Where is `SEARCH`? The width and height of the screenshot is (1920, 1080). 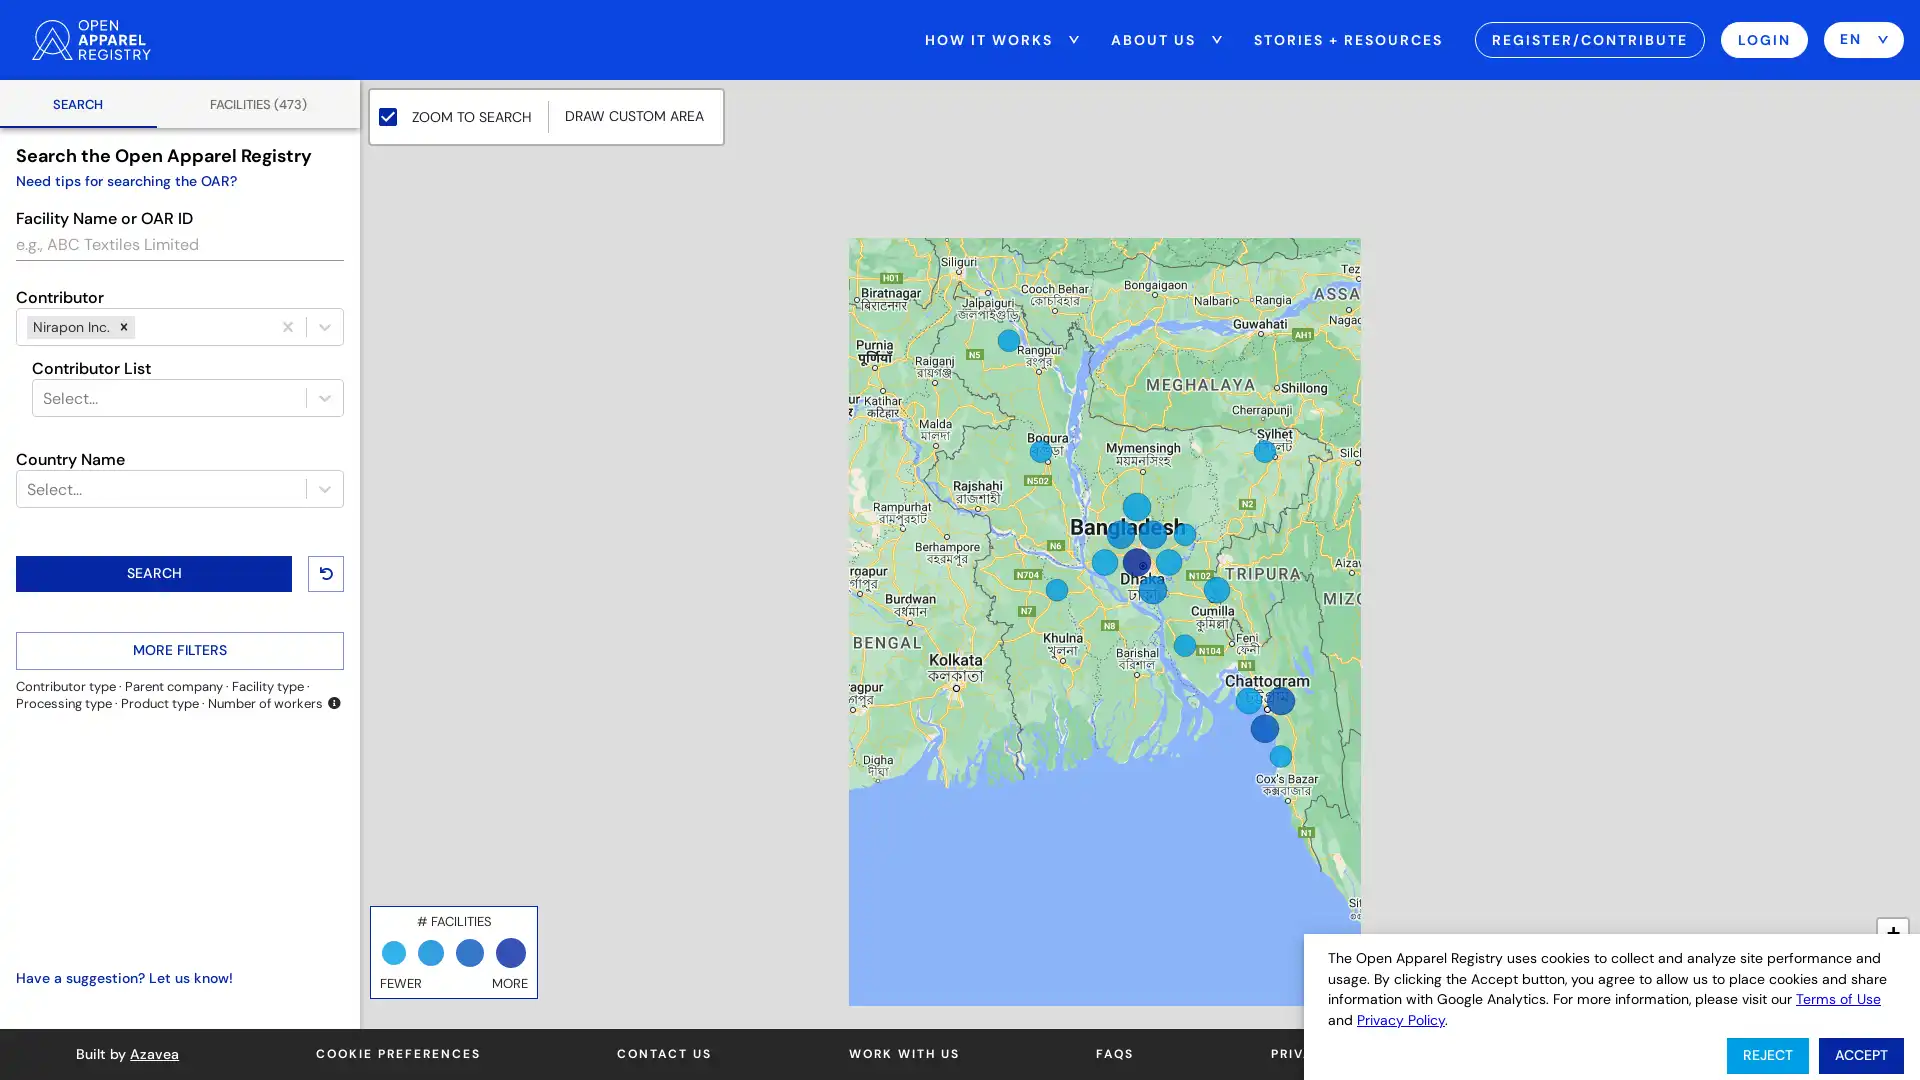
SEARCH is located at coordinates (152, 574).